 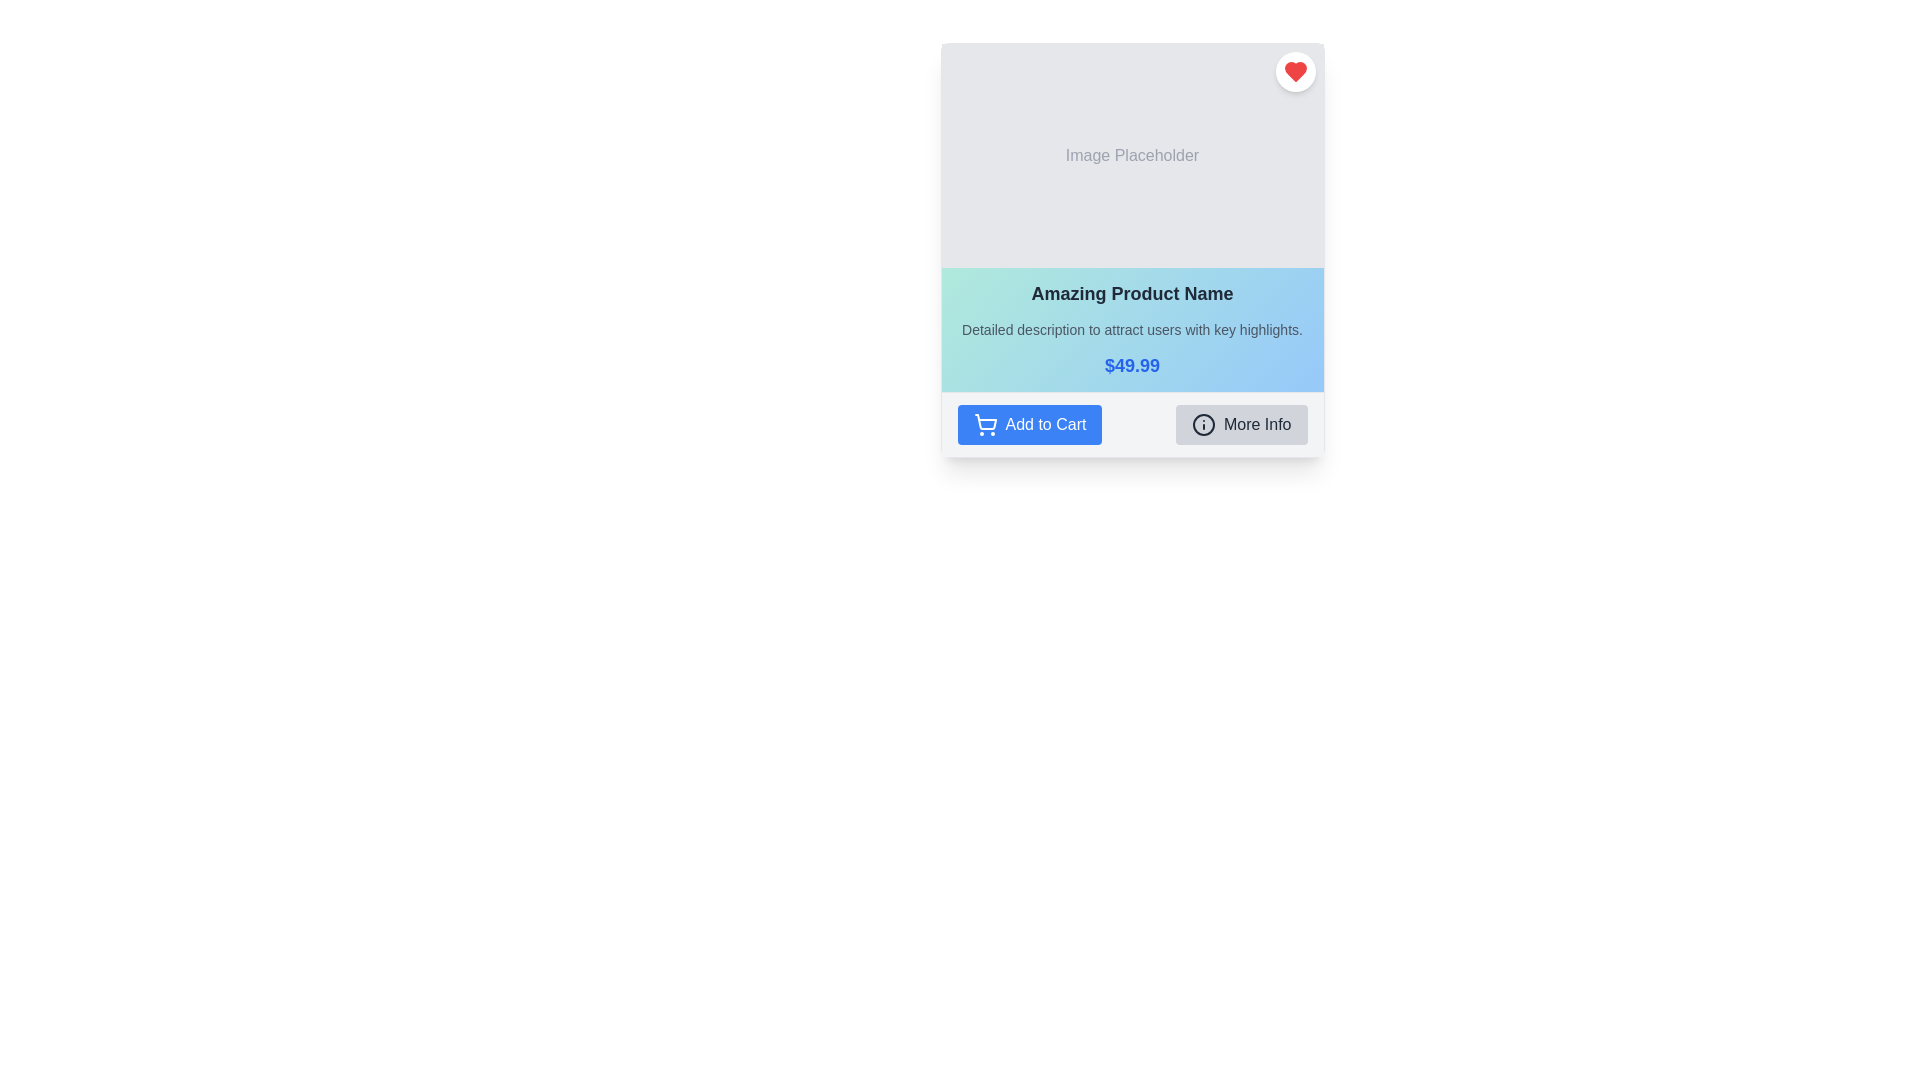 What do you see at coordinates (1240, 423) in the screenshot?
I see `the button located at the bottom right section of the product card for accessibility` at bounding box center [1240, 423].